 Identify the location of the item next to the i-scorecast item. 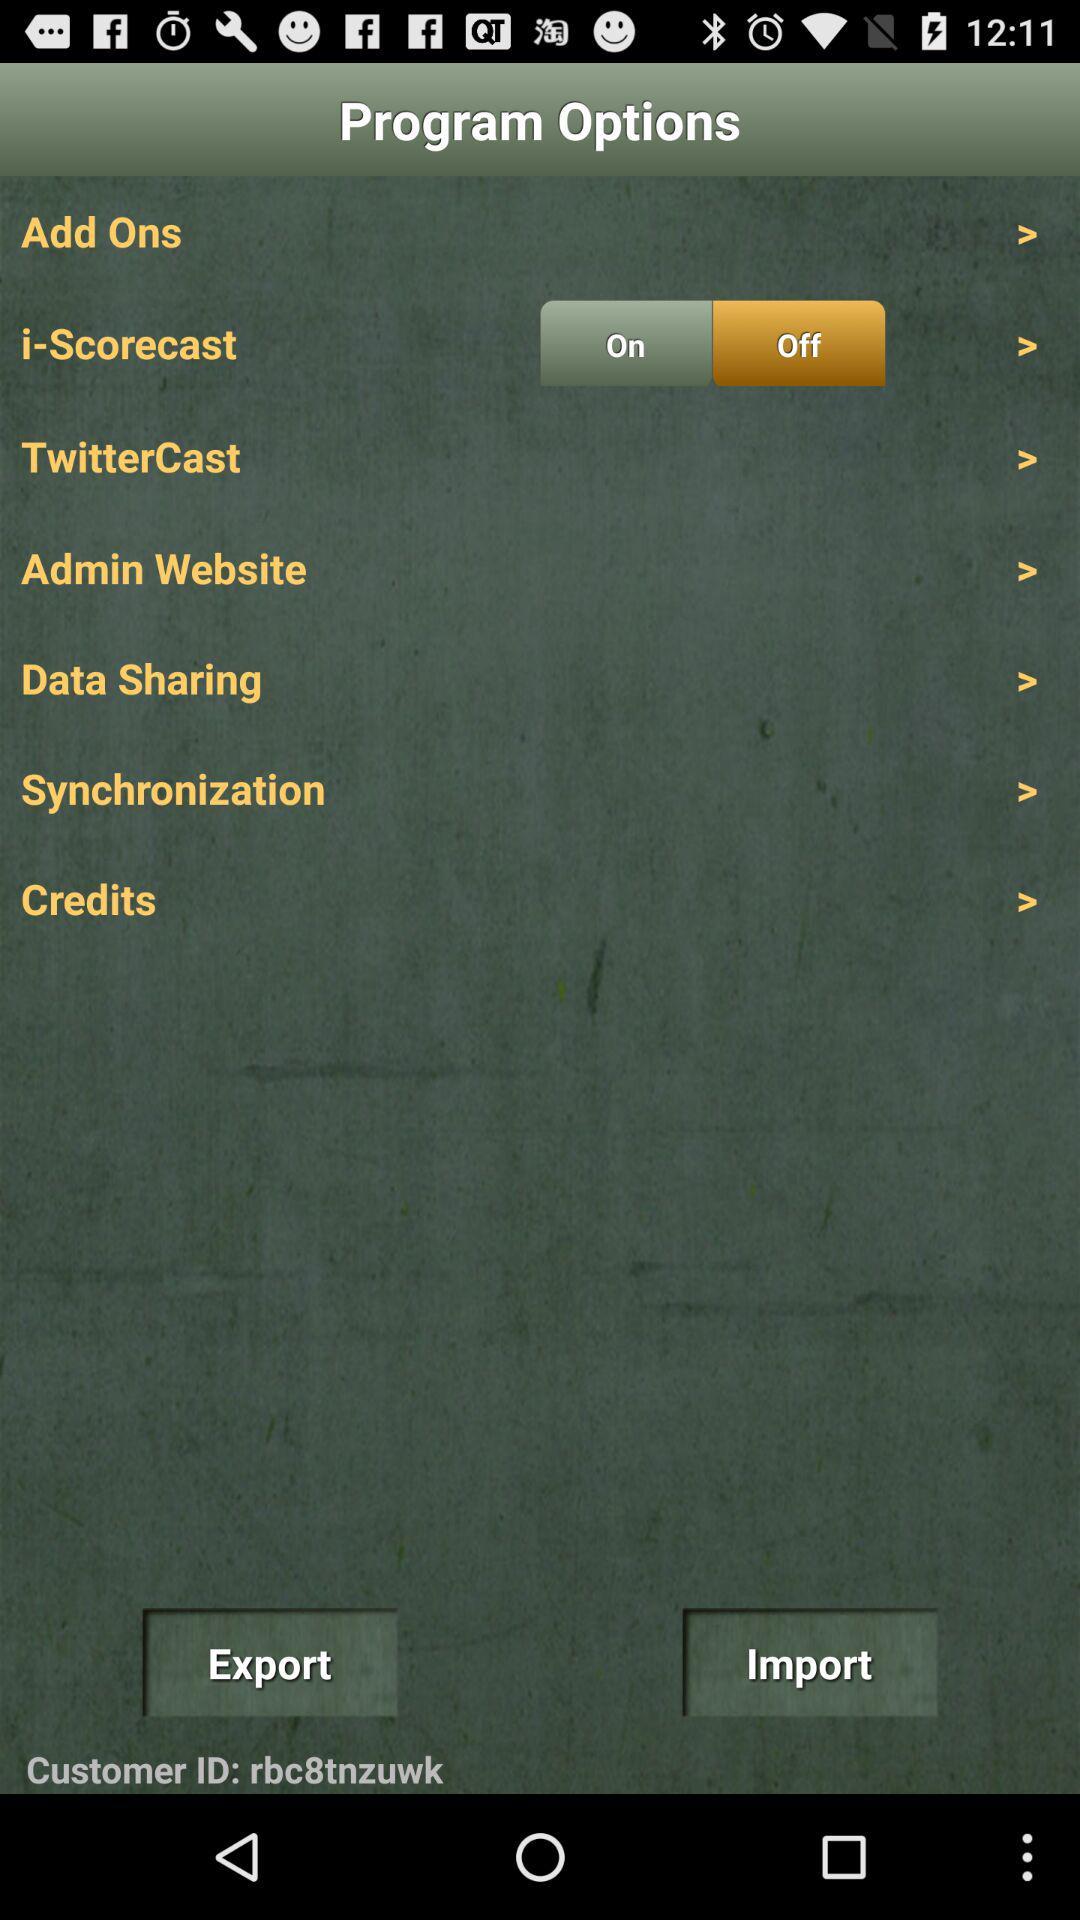
(625, 343).